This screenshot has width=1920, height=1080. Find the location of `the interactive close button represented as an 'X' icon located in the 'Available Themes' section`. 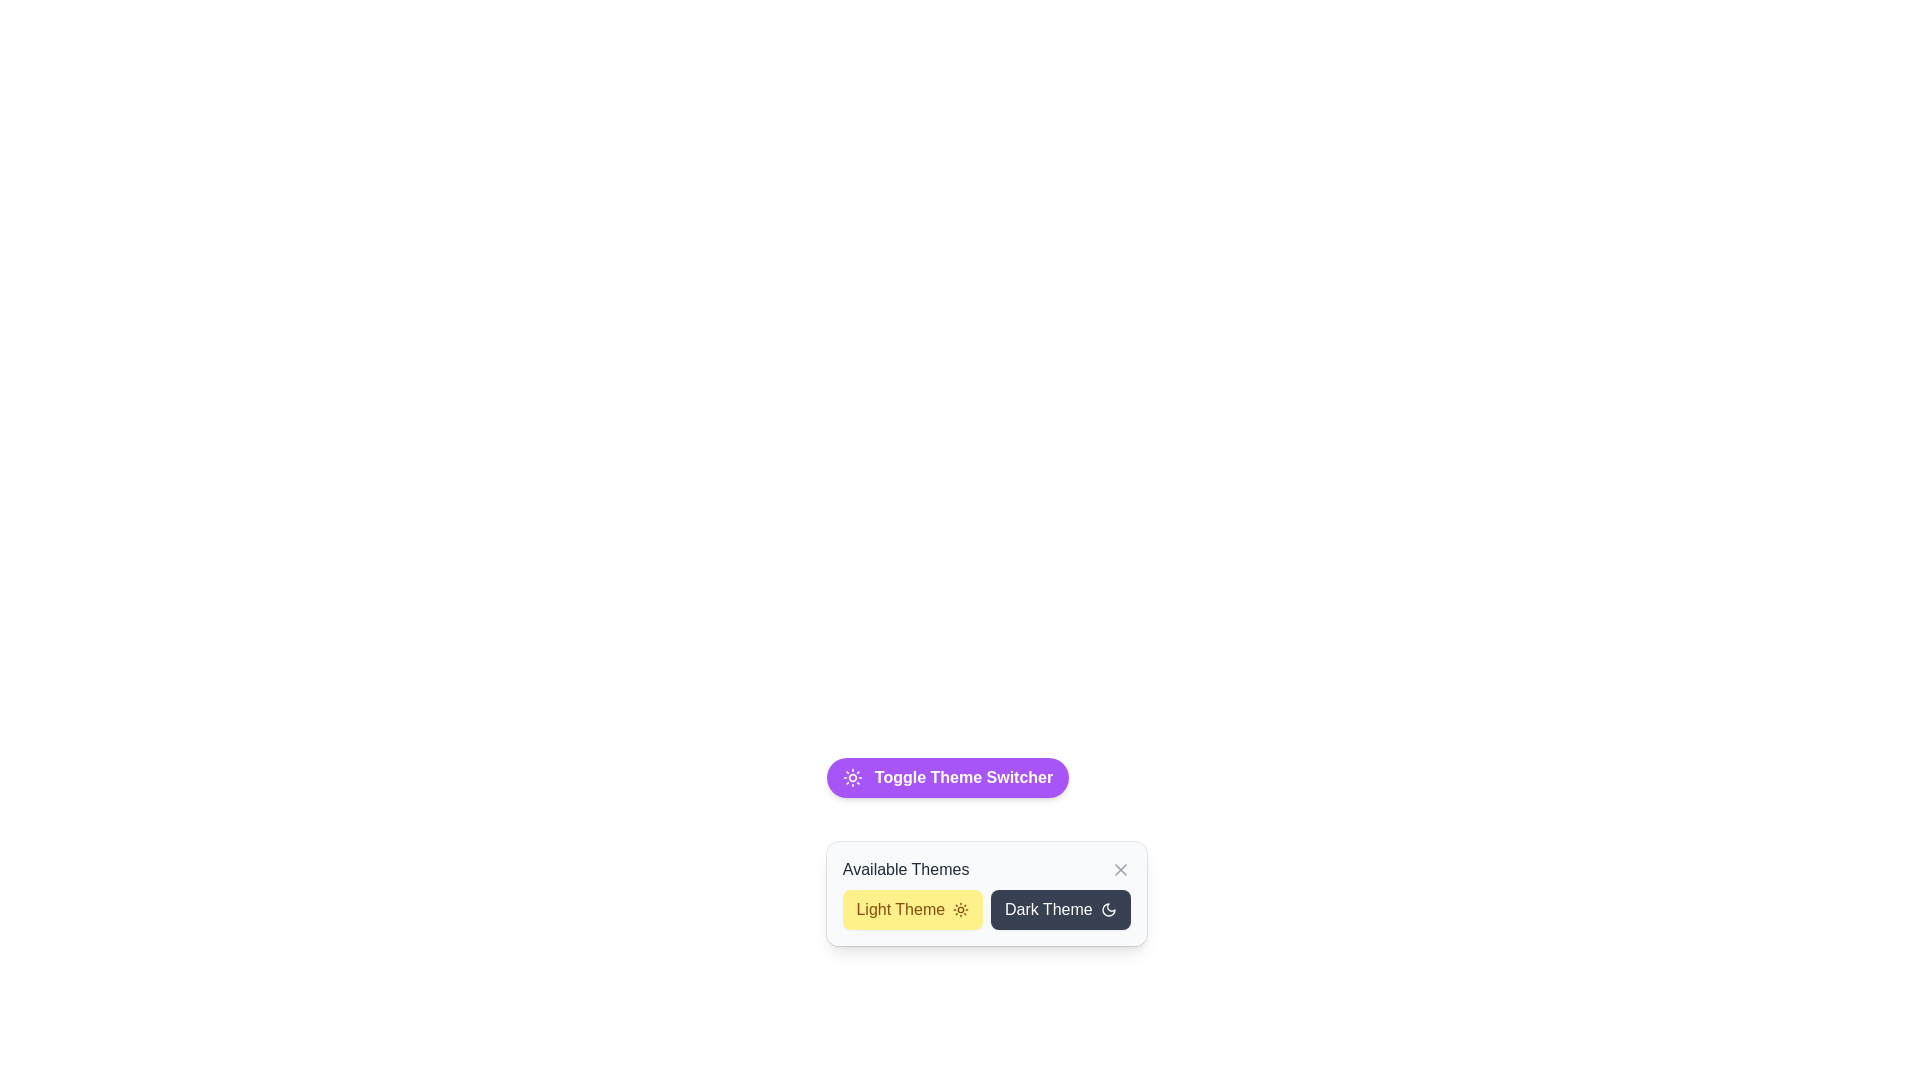

the interactive close button represented as an 'X' icon located in the 'Available Themes' section is located at coordinates (1120, 869).